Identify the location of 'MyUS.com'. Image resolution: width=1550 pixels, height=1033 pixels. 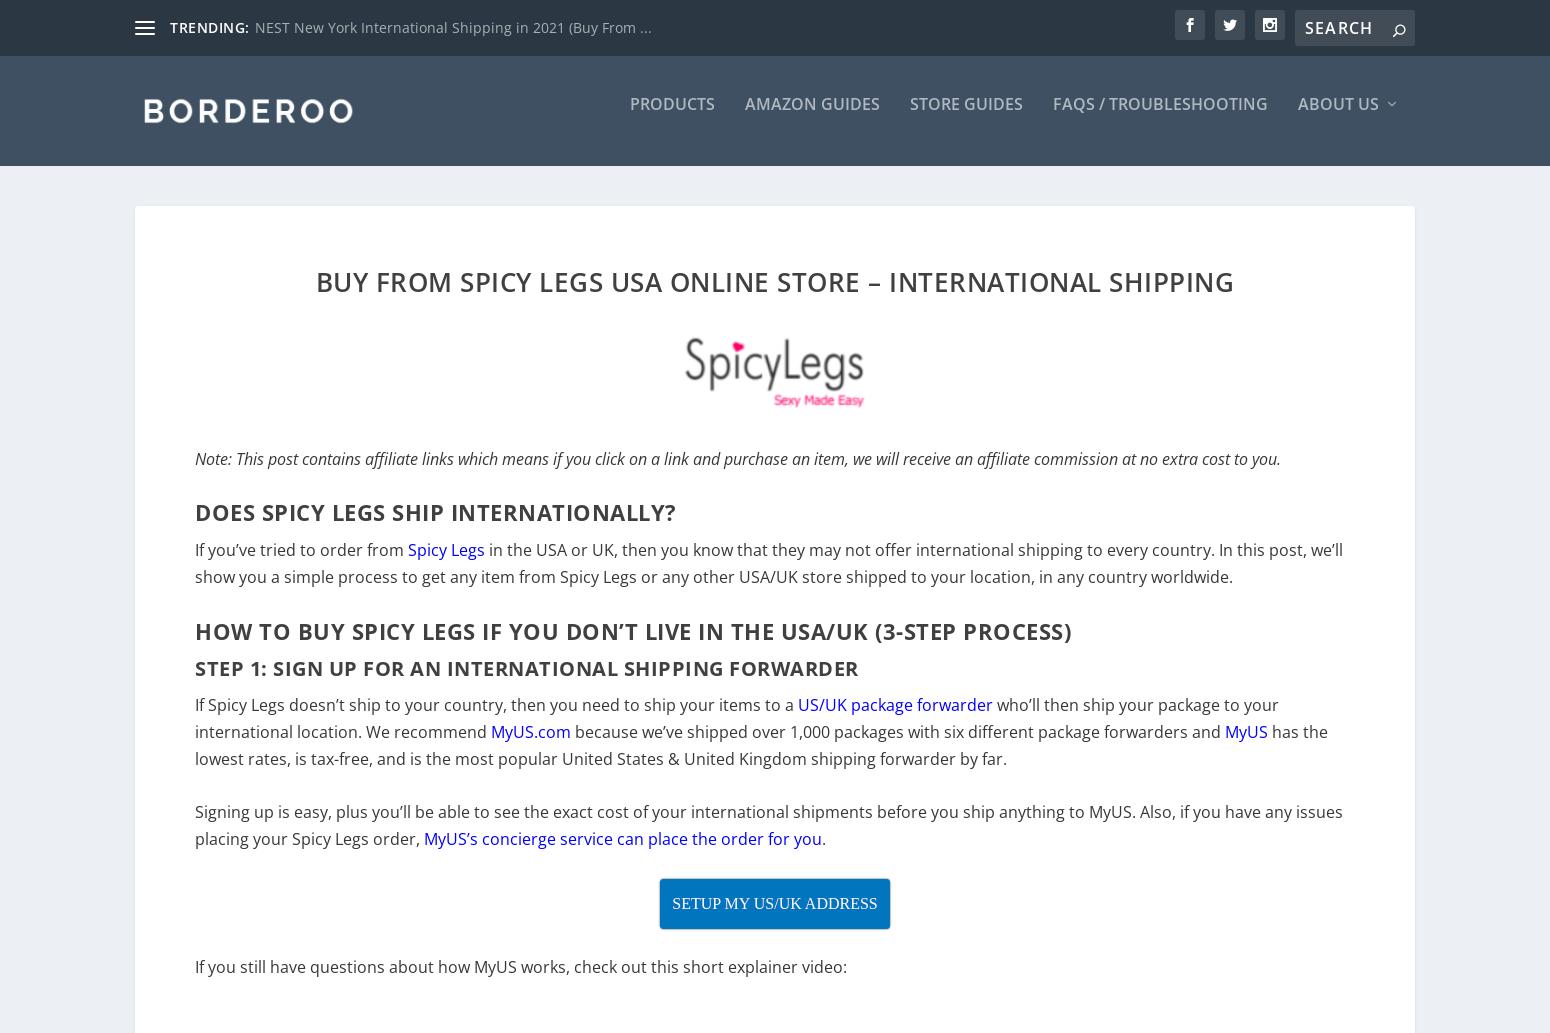
(490, 744).